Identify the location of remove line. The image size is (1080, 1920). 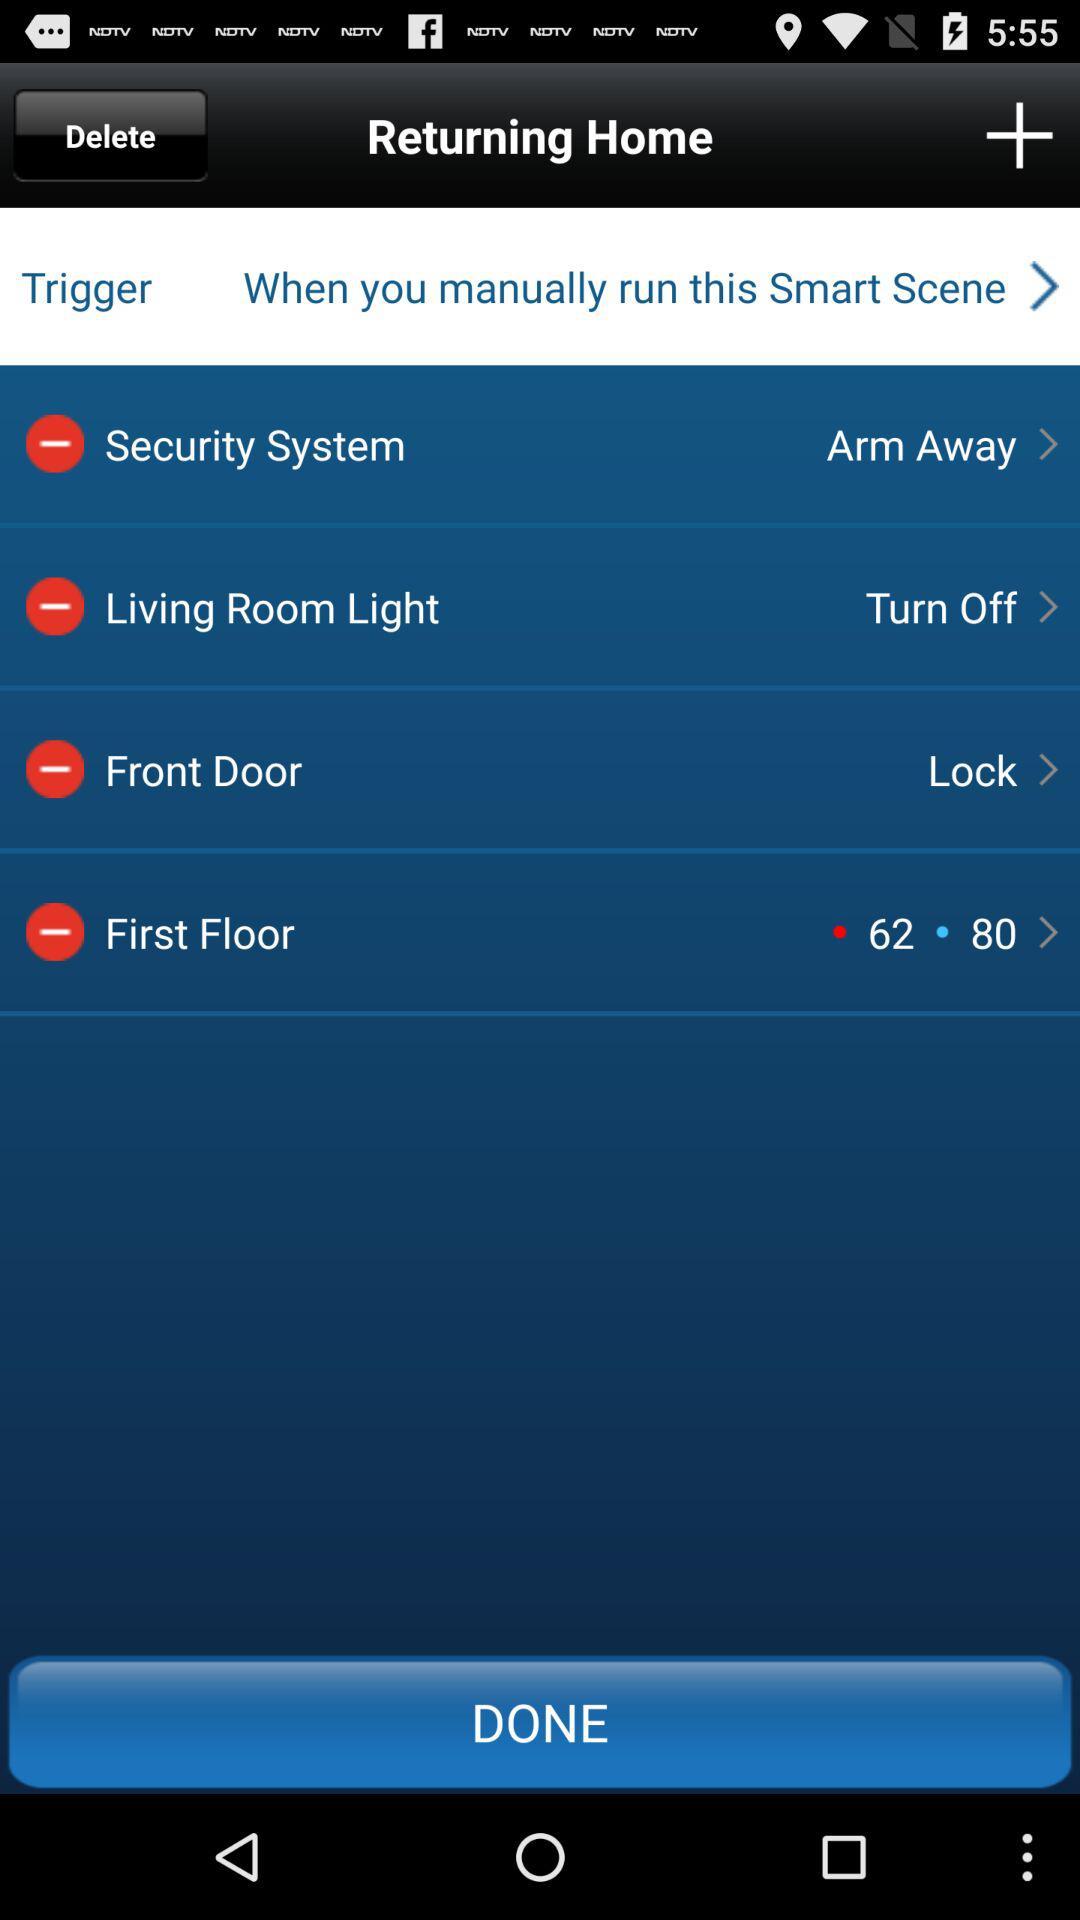
(54, 605).